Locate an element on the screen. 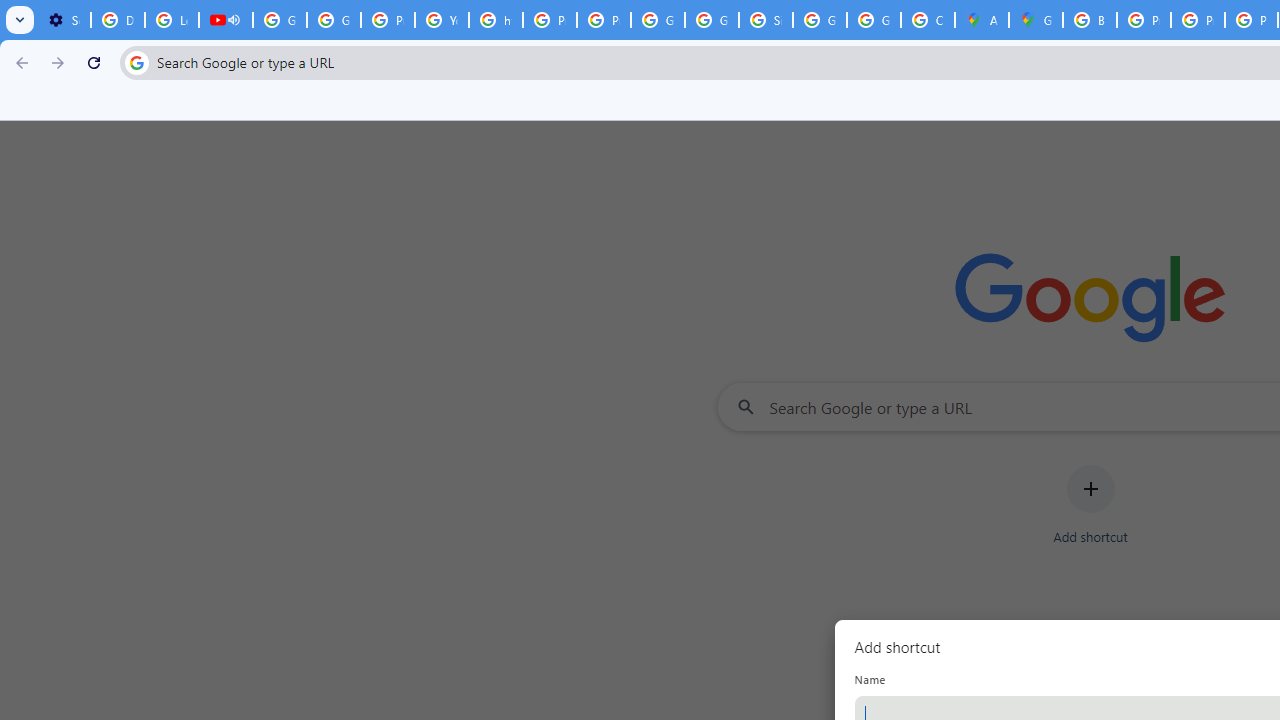 Image resolution: width=1280 pixels, height=720 pixels. 'Google Maps' is located at coordinates (1036, 20).